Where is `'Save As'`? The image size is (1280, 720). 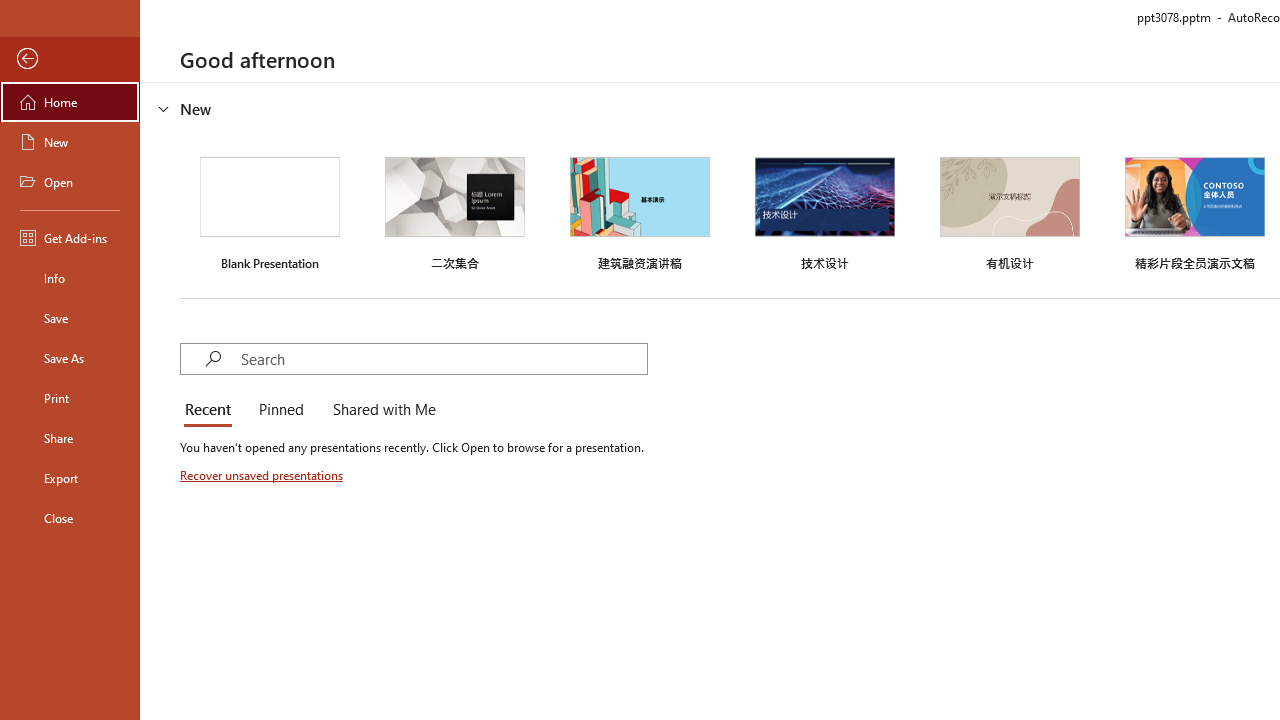
'Save As' is located at coordinates (69, 356).